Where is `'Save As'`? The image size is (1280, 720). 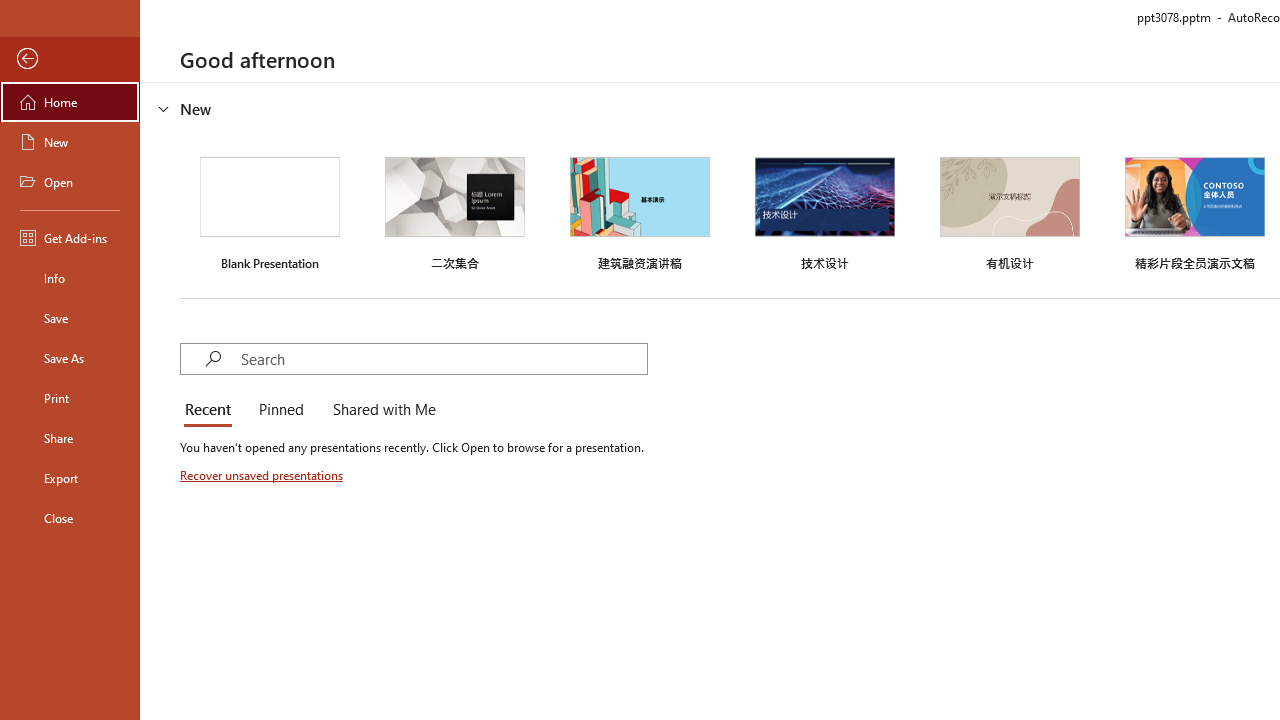
'Save As' is located at coordinates (69, 356).